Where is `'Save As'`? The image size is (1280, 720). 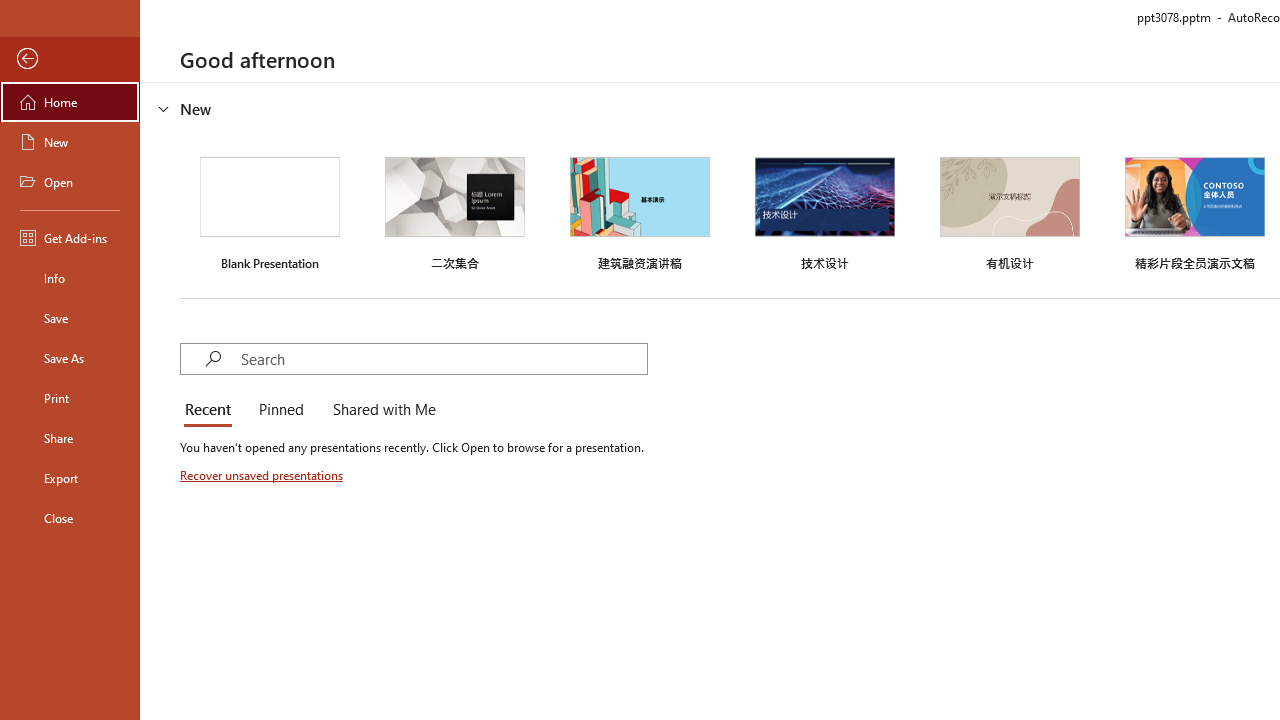
'Save As' is located at coordinates (69, 356).